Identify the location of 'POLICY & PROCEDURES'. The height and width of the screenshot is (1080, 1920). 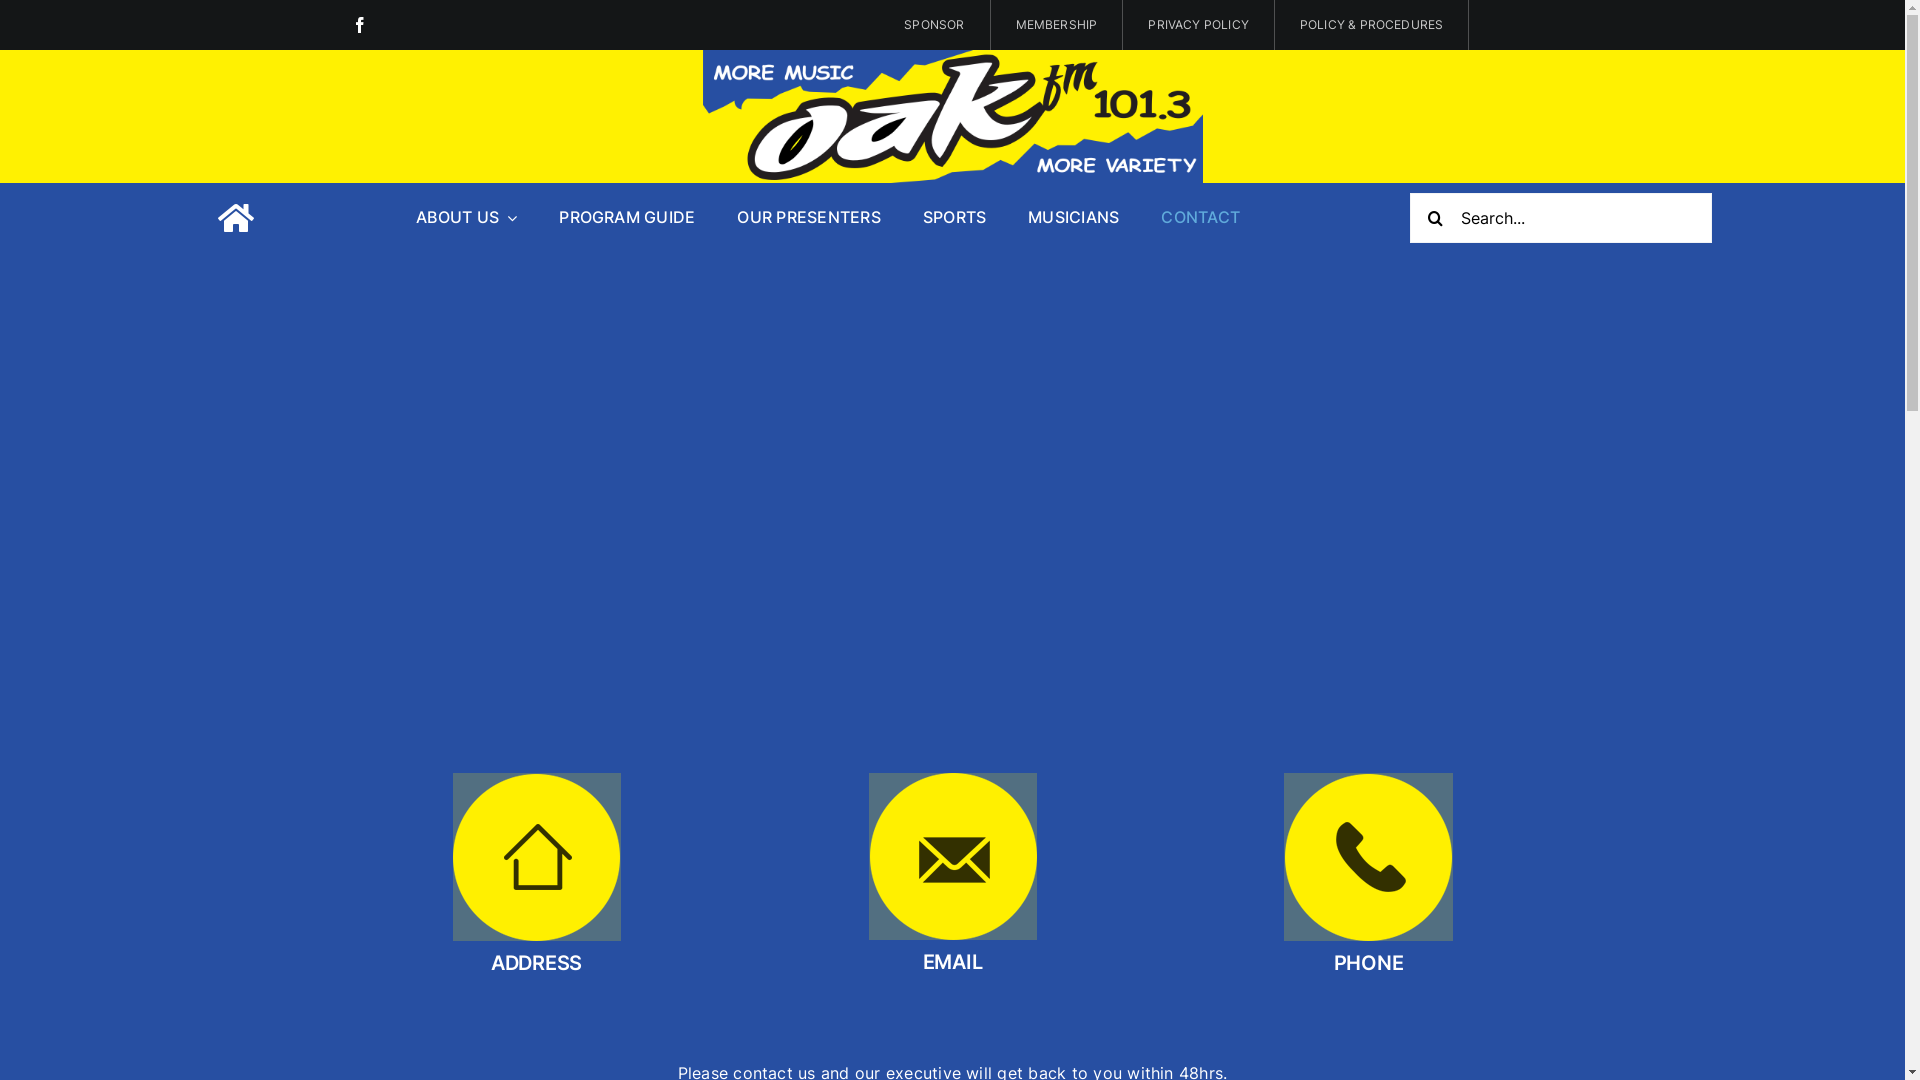
(1371, 24).